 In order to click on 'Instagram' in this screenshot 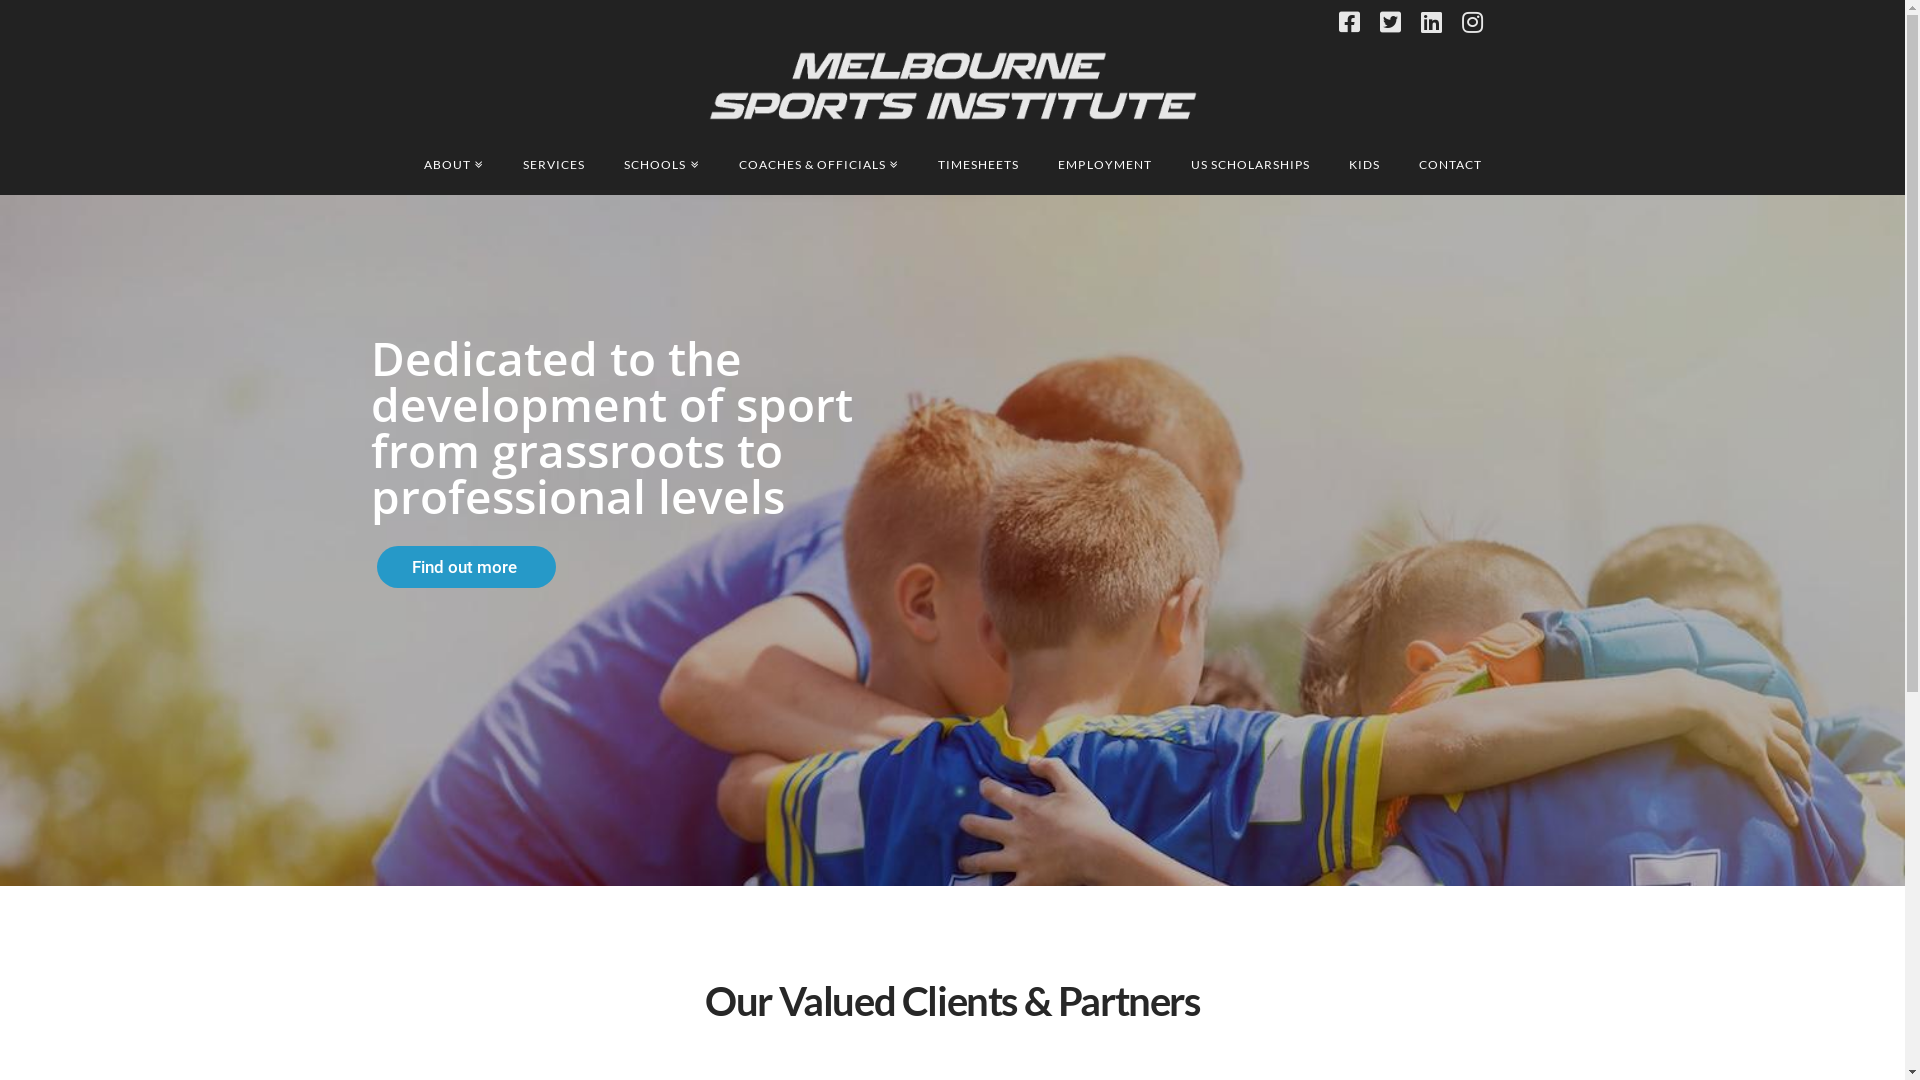, I will do `click(1472, 22)`.